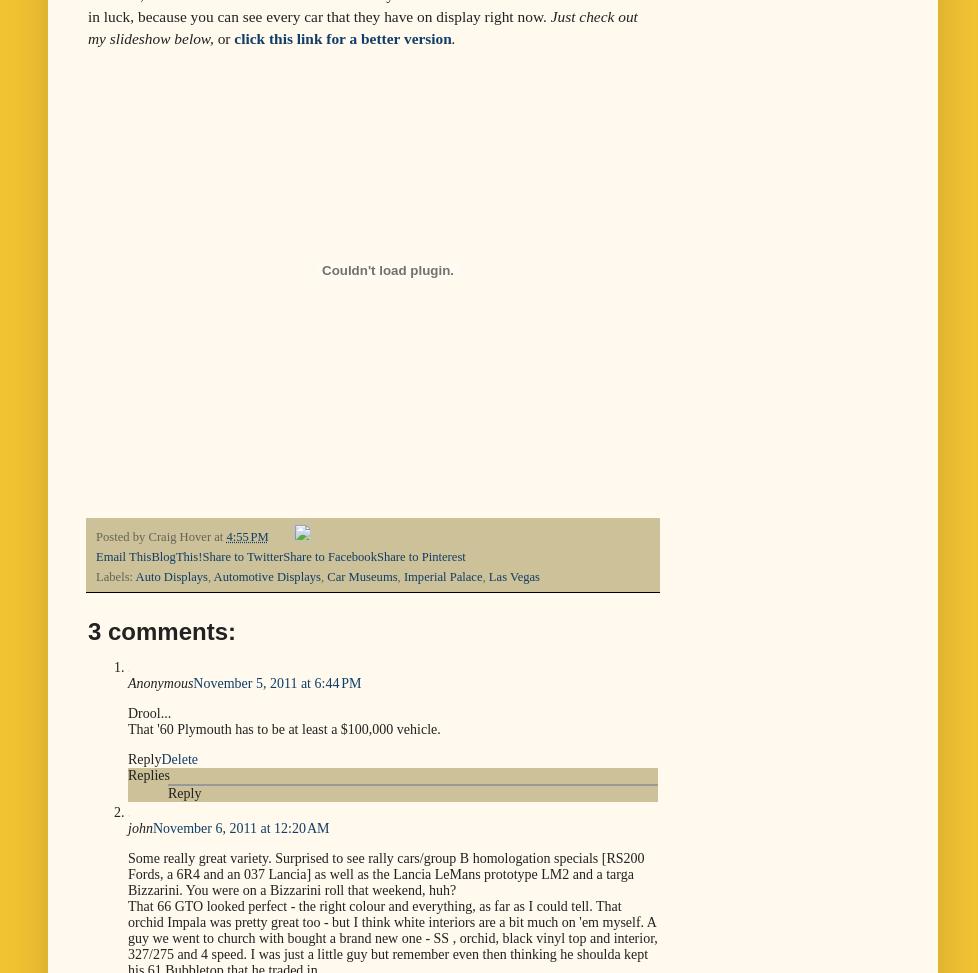  I want to click on 'Auto Displays', so click(170, 576).